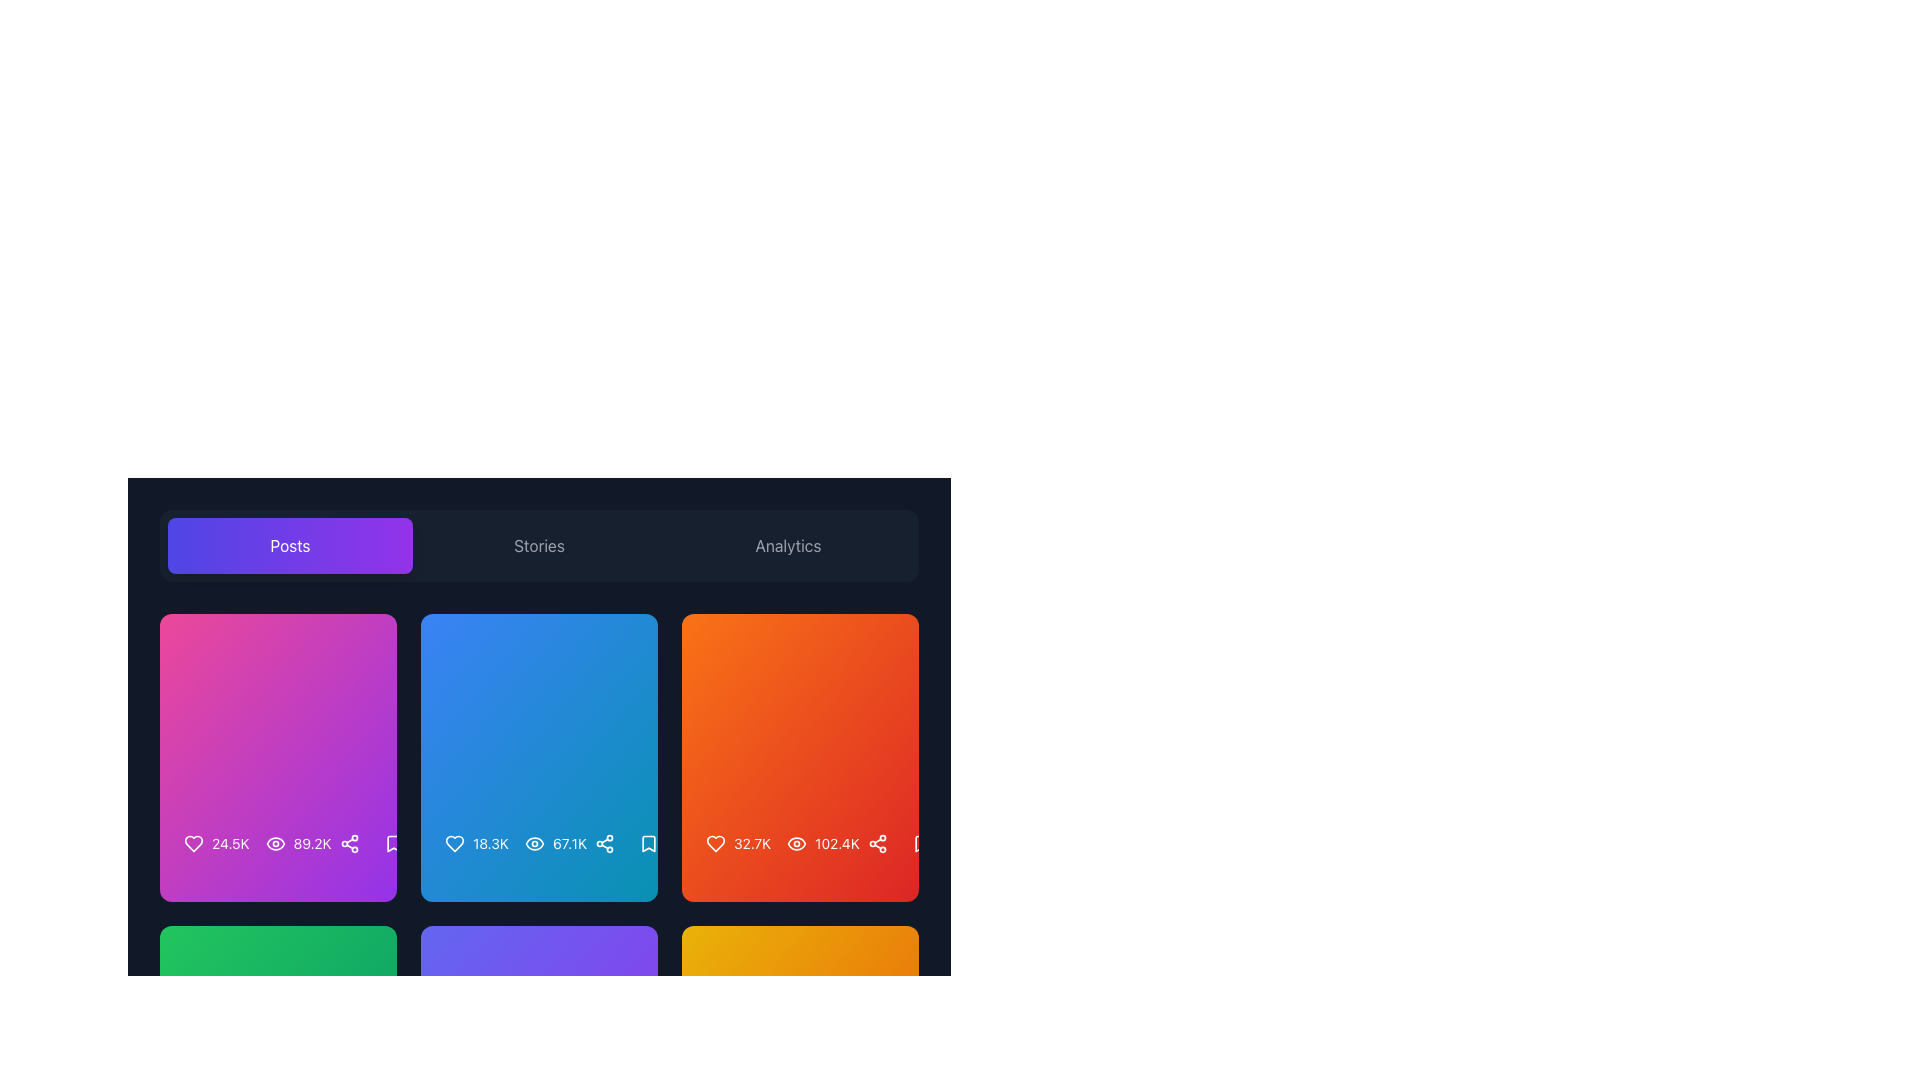  What do you see at coordinates (751, 844) in the screenshot?
I see `the displayed count value of the text label showing '32.7K', which is located at the bottom-right side of an orange card component` at bounding box center [751, 844].